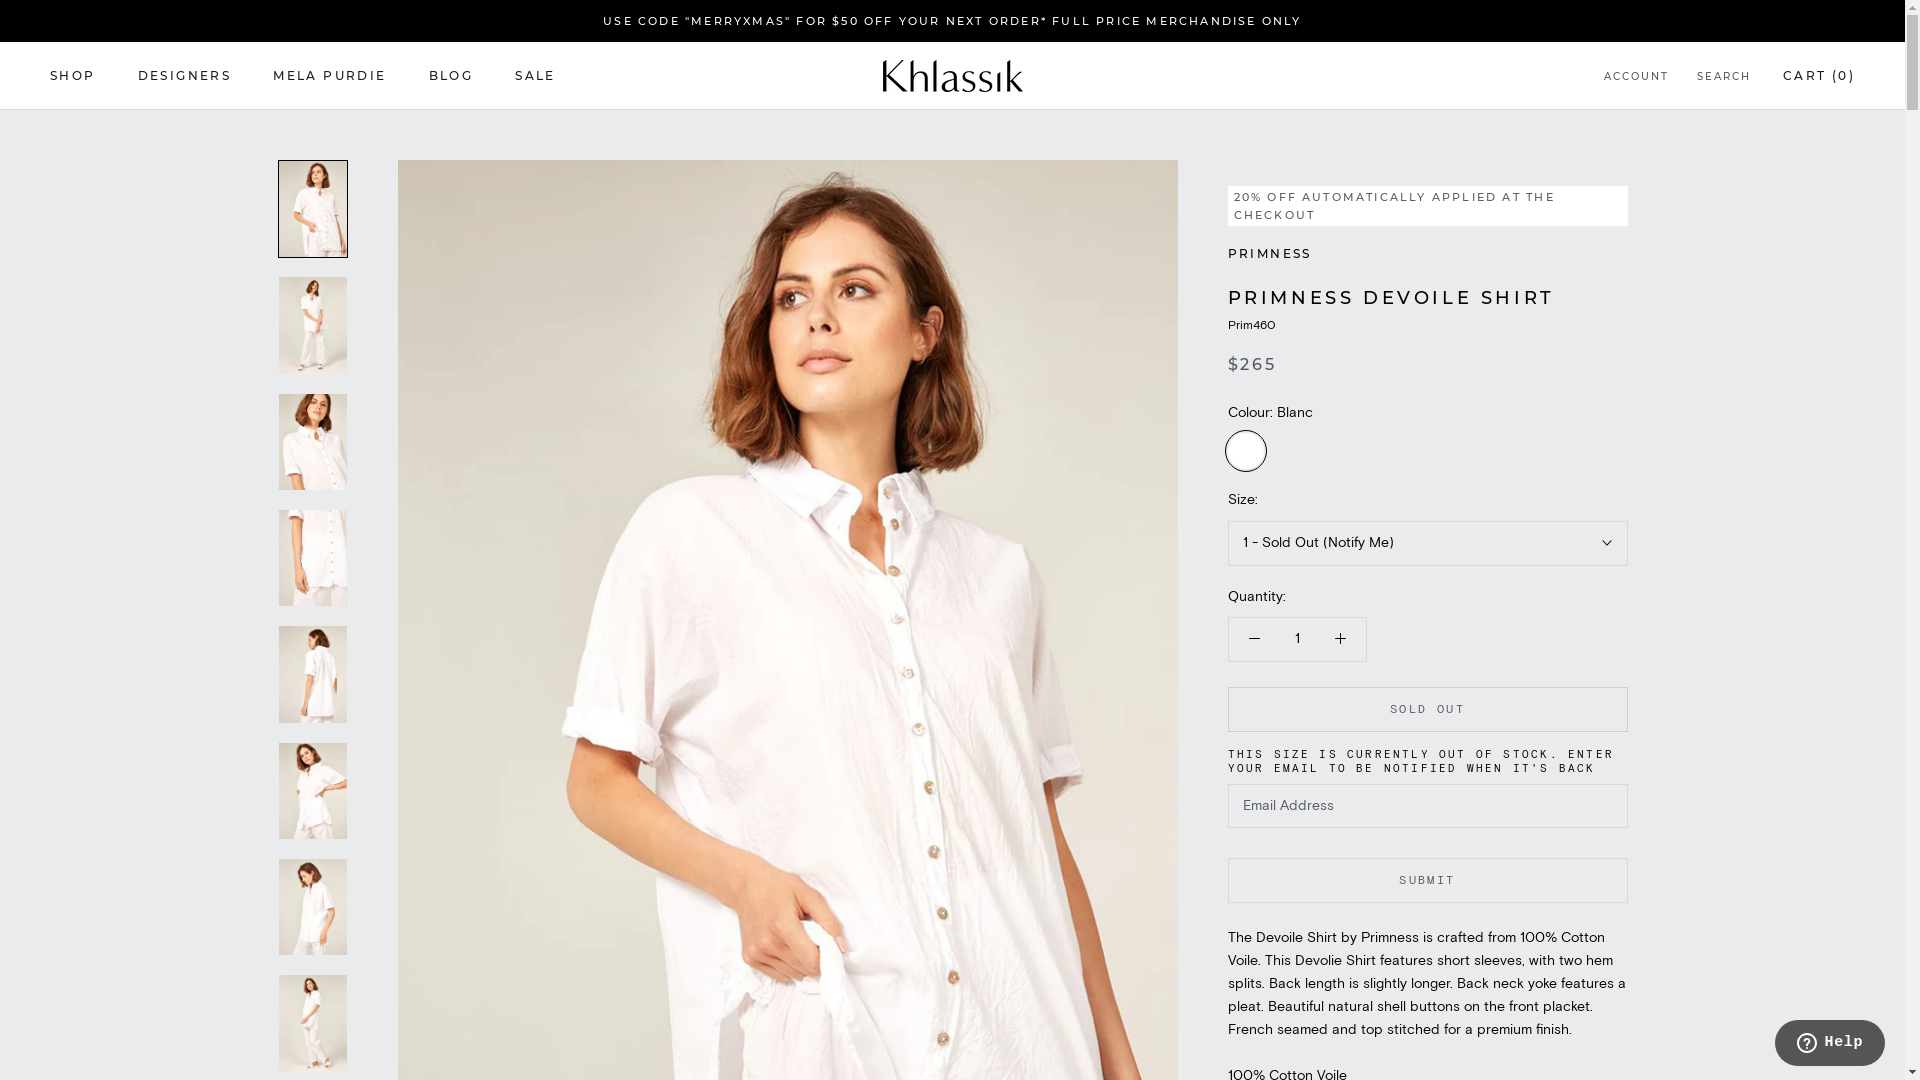  Describe the element at coordinates (1426, 879) in the screenshot. I see `'SUBMIT'` at that location.